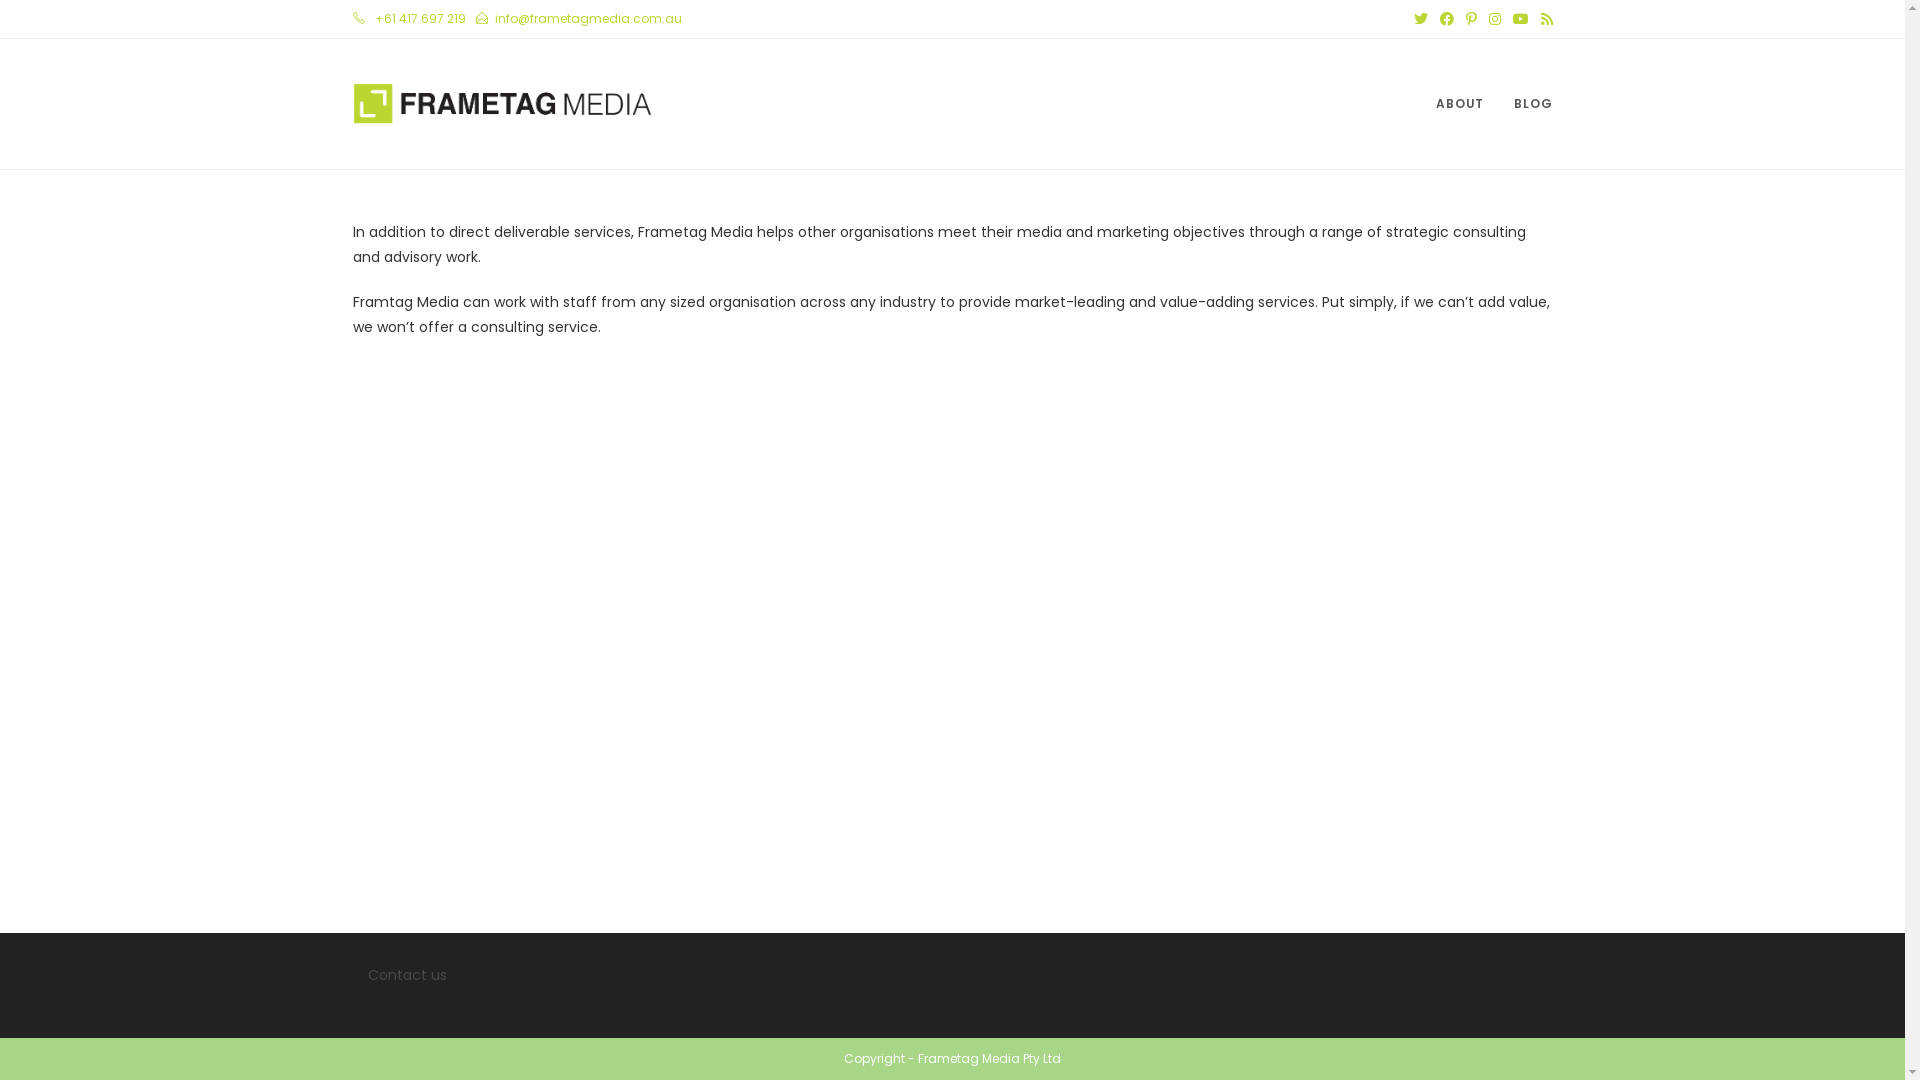  What do you see at coordinates (1531, 104) in the screenshot?
I see `'BLOG'` at bounding box center [1531, 104].